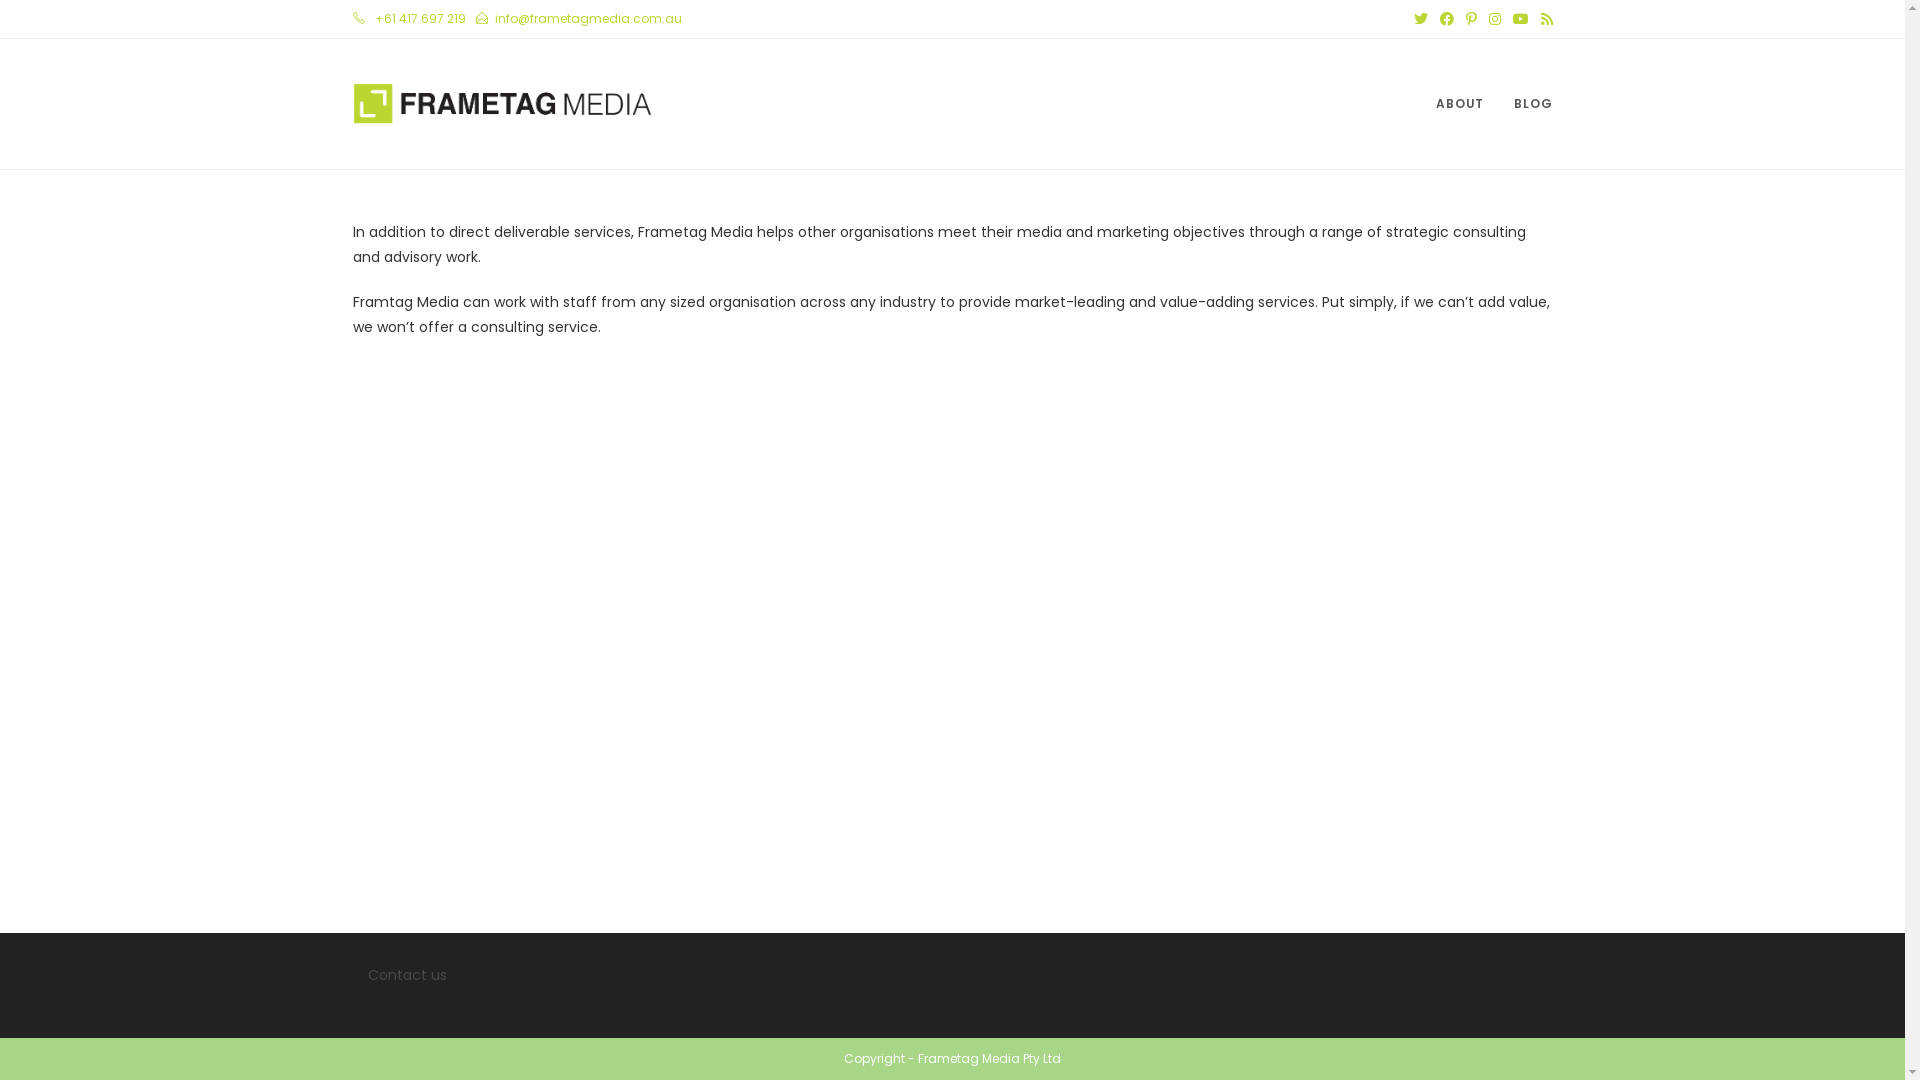  What do you see at coordinates (1531, 104) in the screenshot?
I see `'BLOG'` at bounding box center [1531, 104].